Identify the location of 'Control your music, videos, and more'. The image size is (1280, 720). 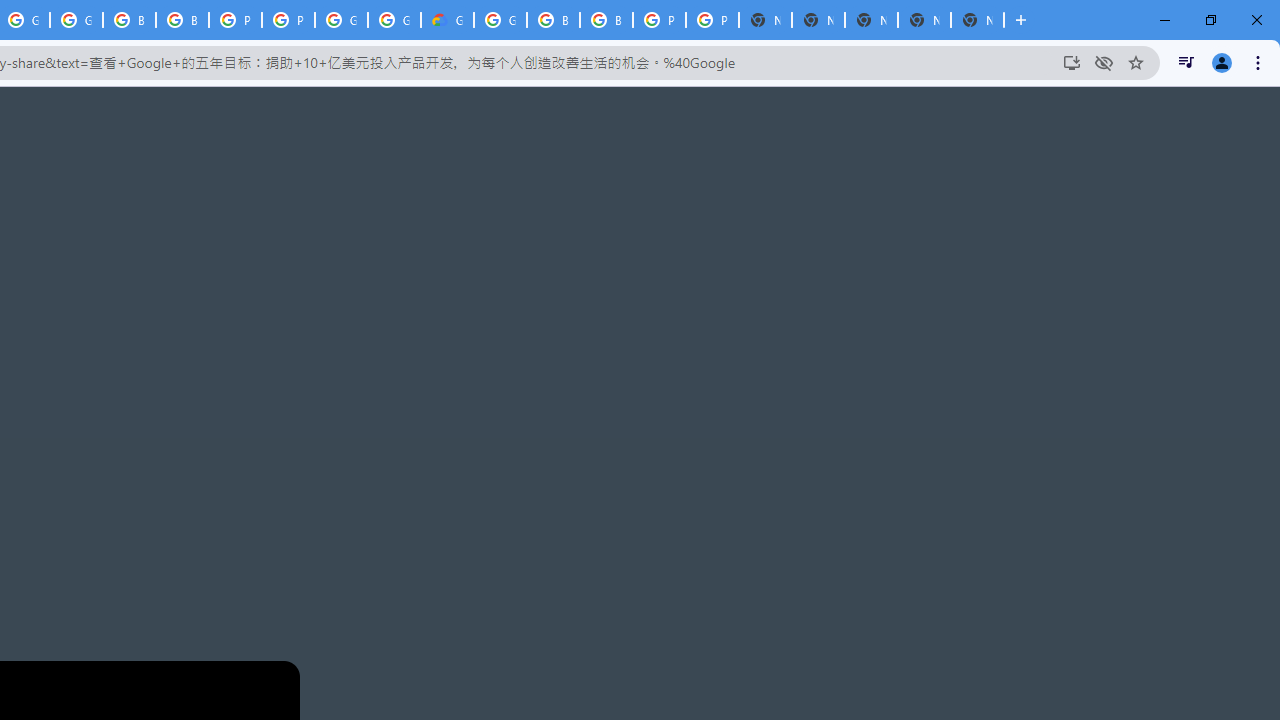
(1185, 61).